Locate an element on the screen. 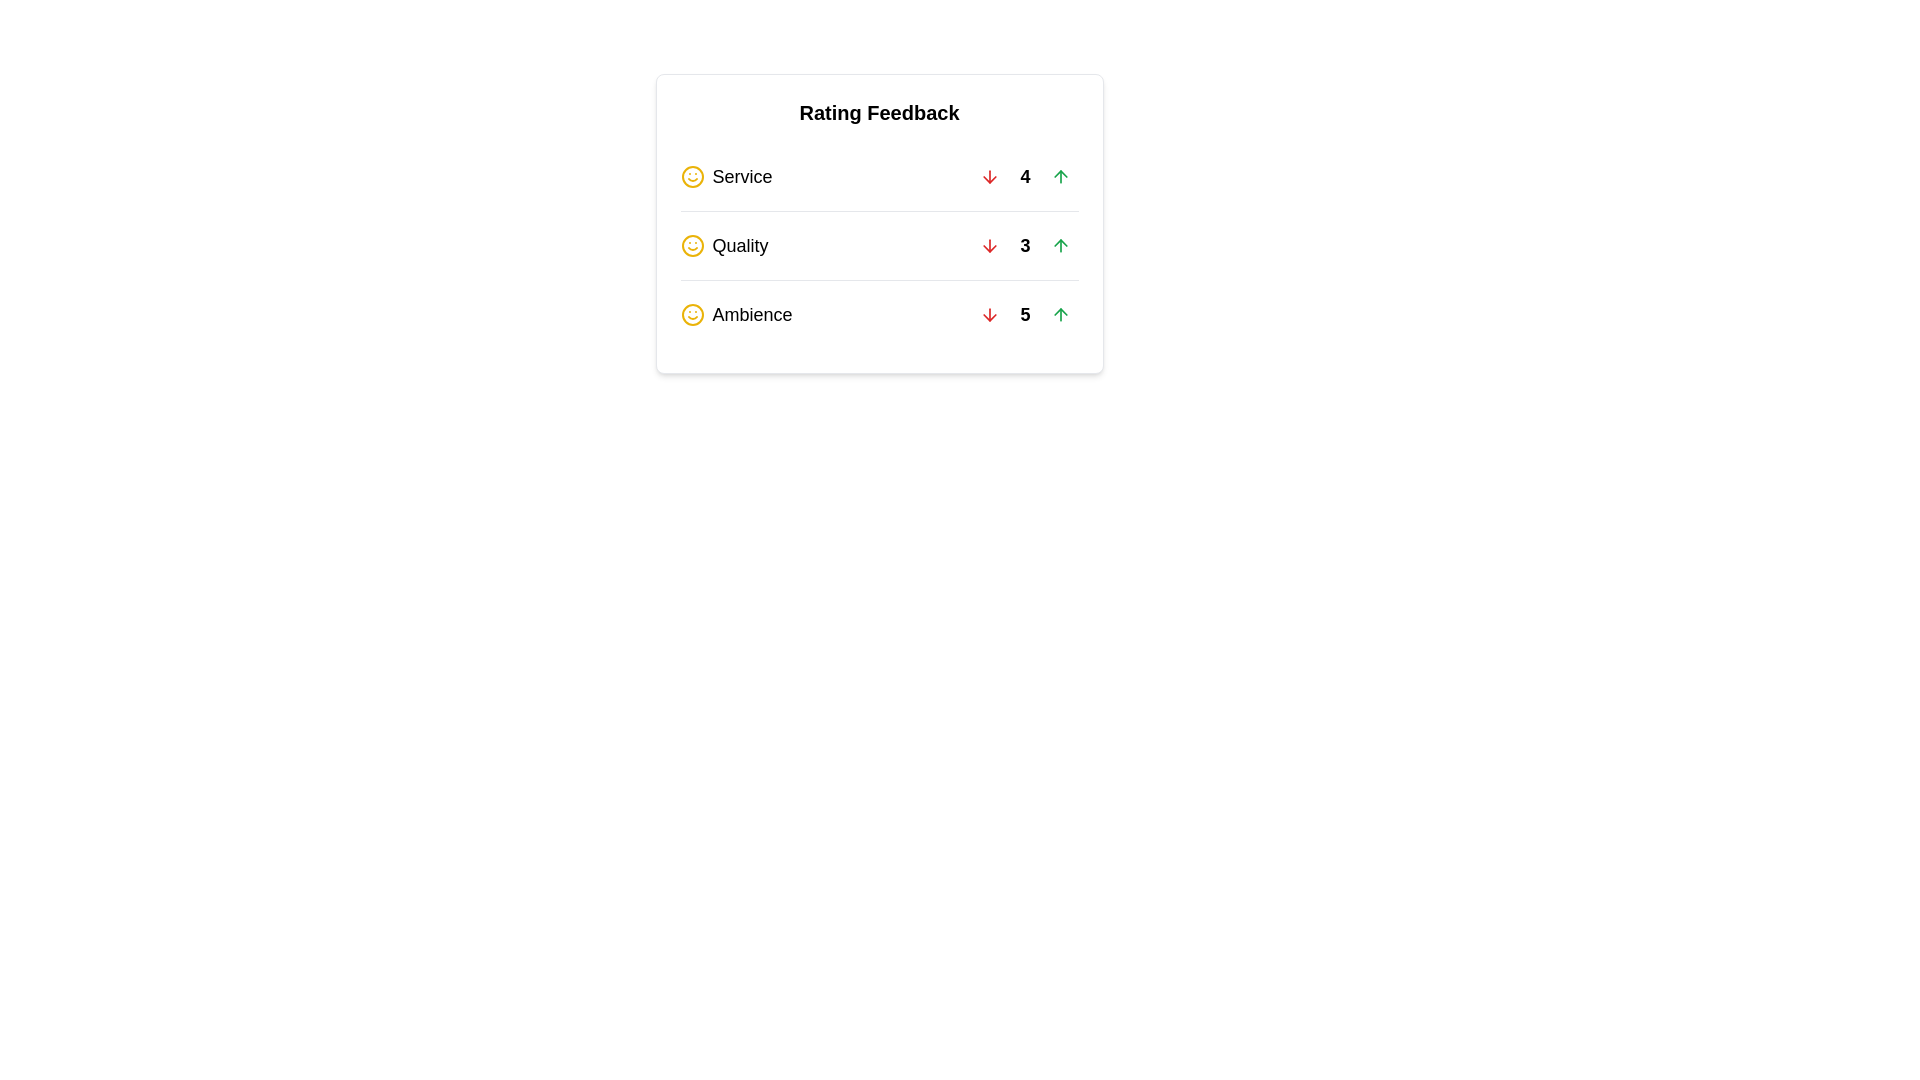 The width and height of the screenshot is (1920, 1080). the 'Quality' label which is the second text label in the vertical list of ratings under 'Rating Feedback', located next to a yellow smiley face icon is located at coordinates (739, 245).